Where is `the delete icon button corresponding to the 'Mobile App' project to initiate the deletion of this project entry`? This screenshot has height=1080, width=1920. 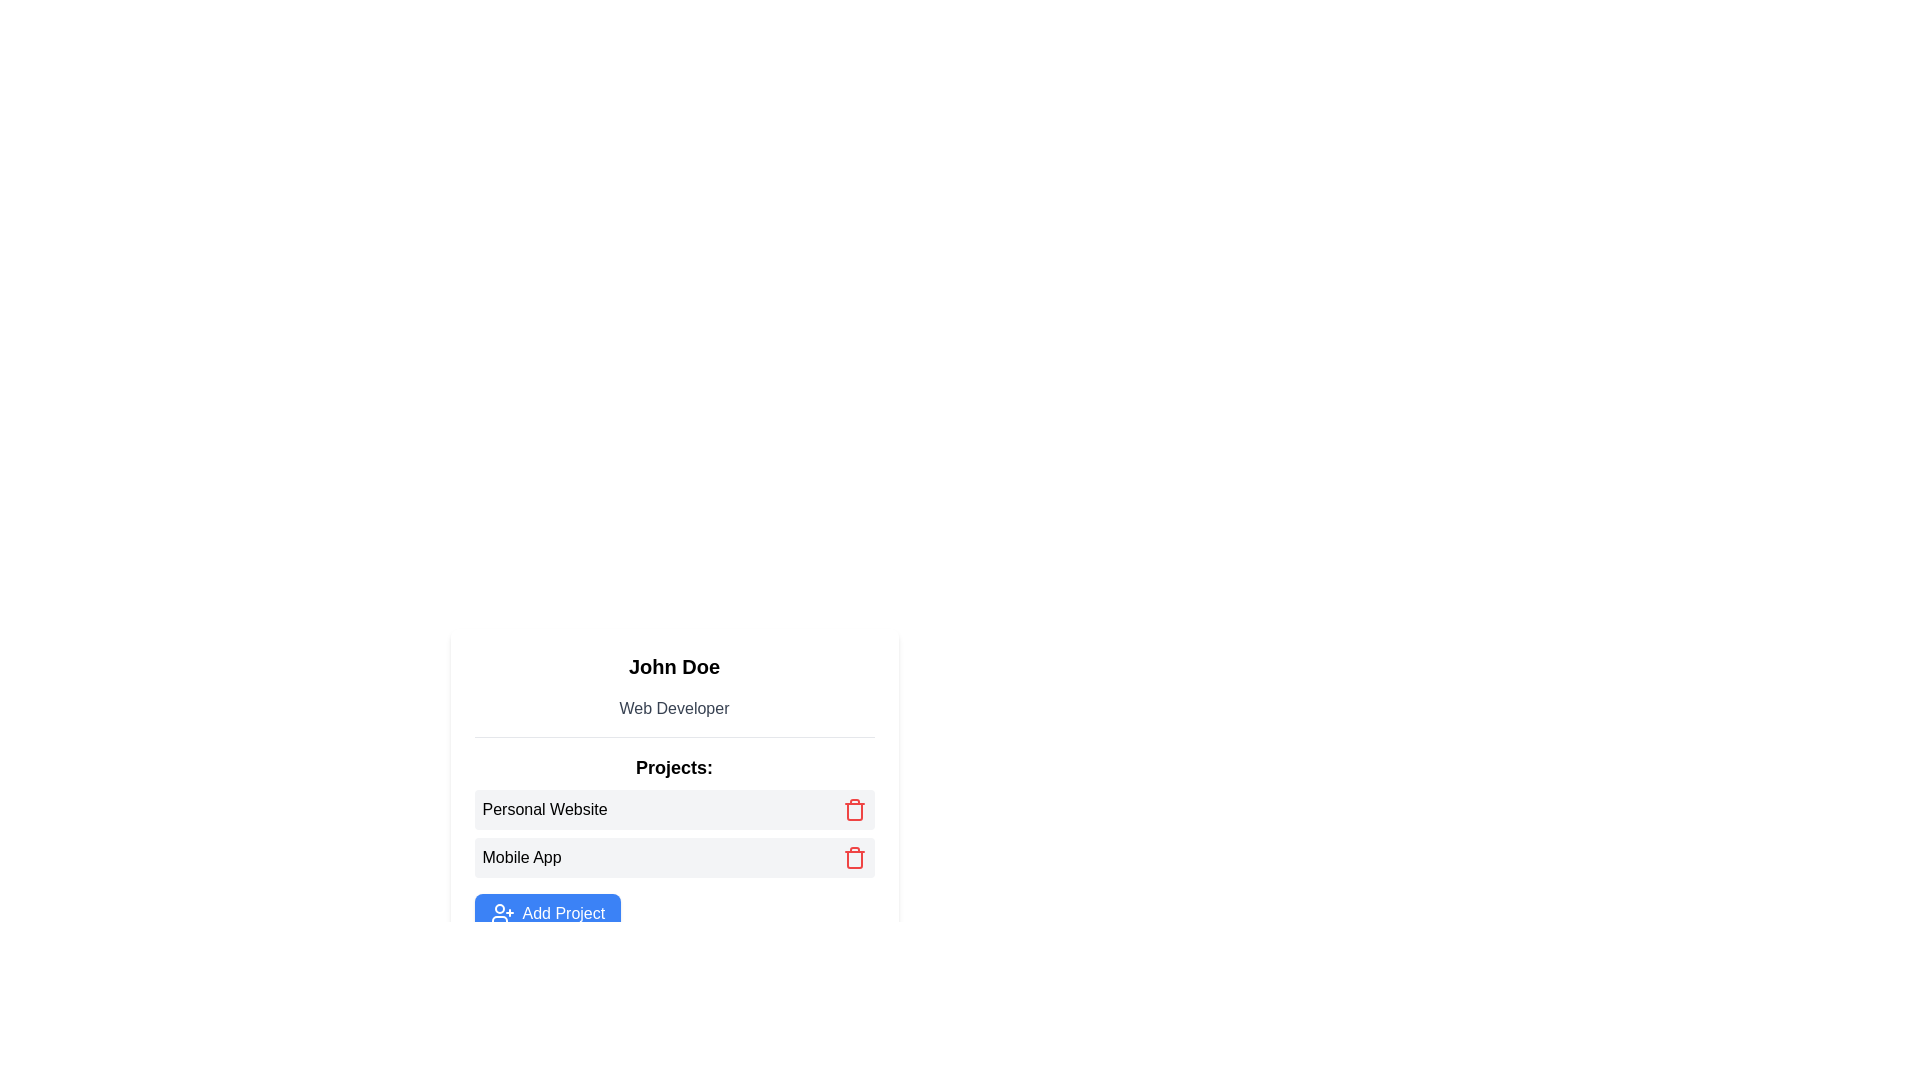
the delete icon button corresponding to the 'Mobile App' project to initiate the deletion of this project entry is located at coordinates (854, 859).